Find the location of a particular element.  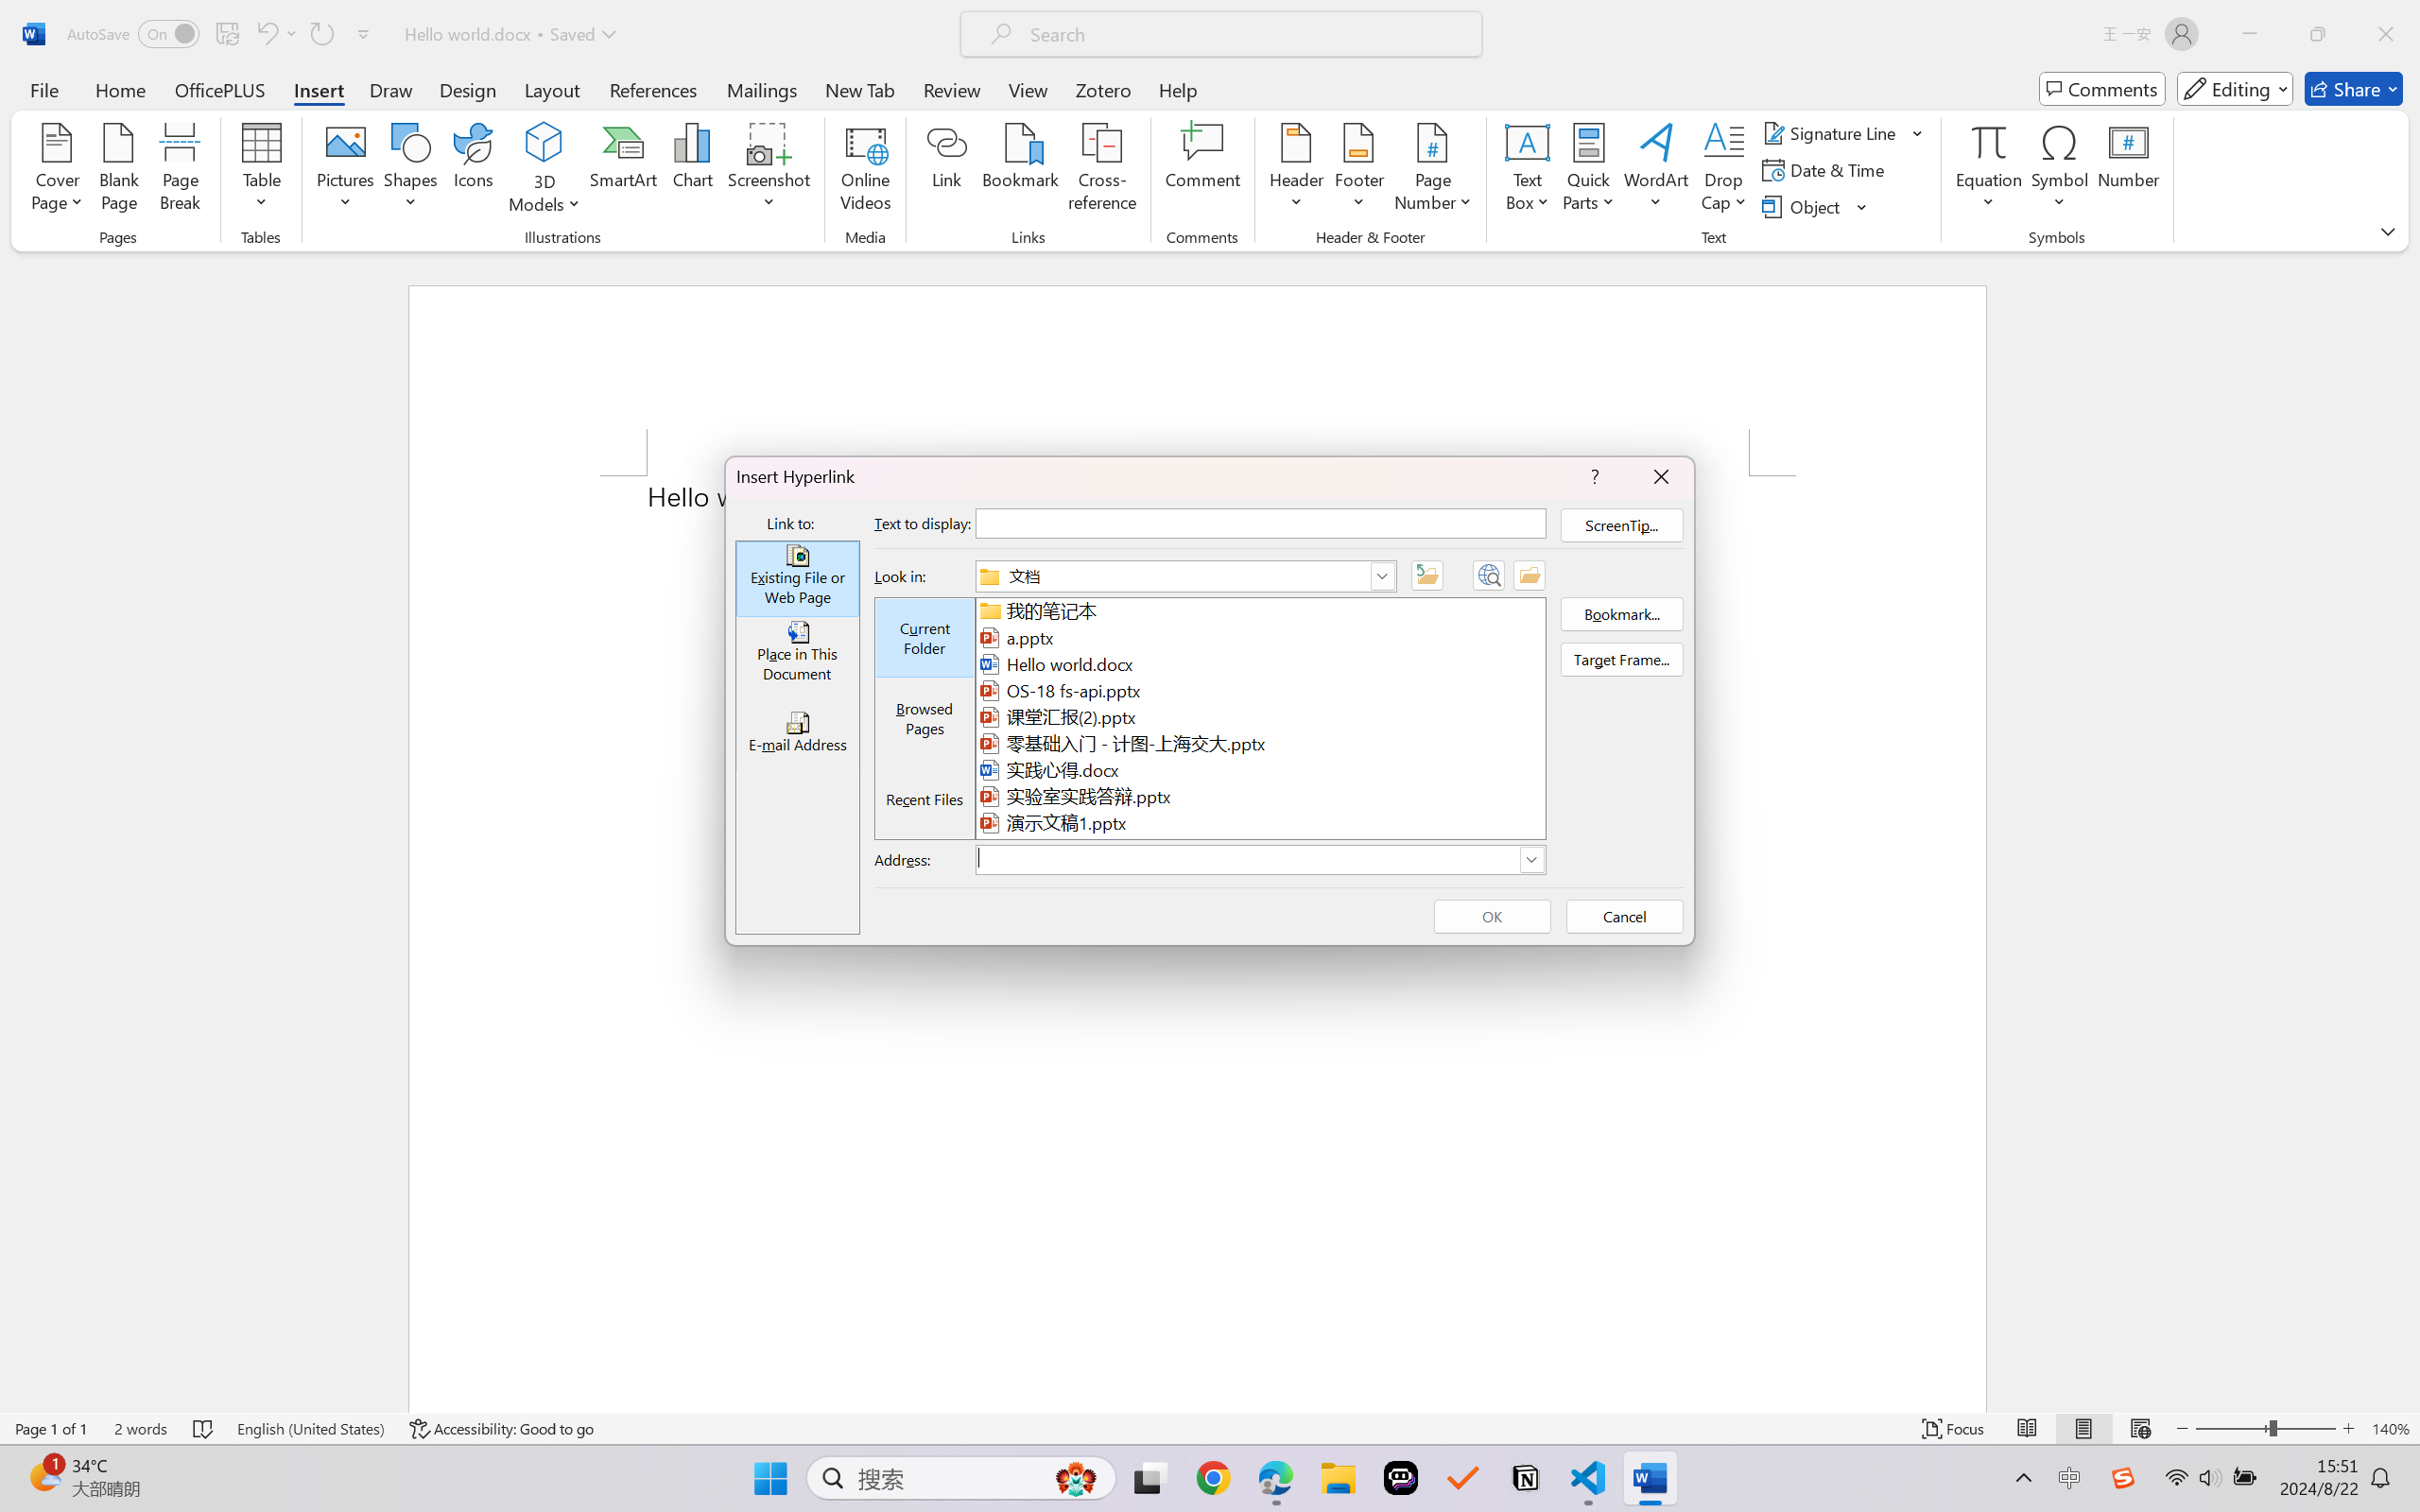

'Spelling and Grammar Check No Errors' is located at coordinates (203, 1428).